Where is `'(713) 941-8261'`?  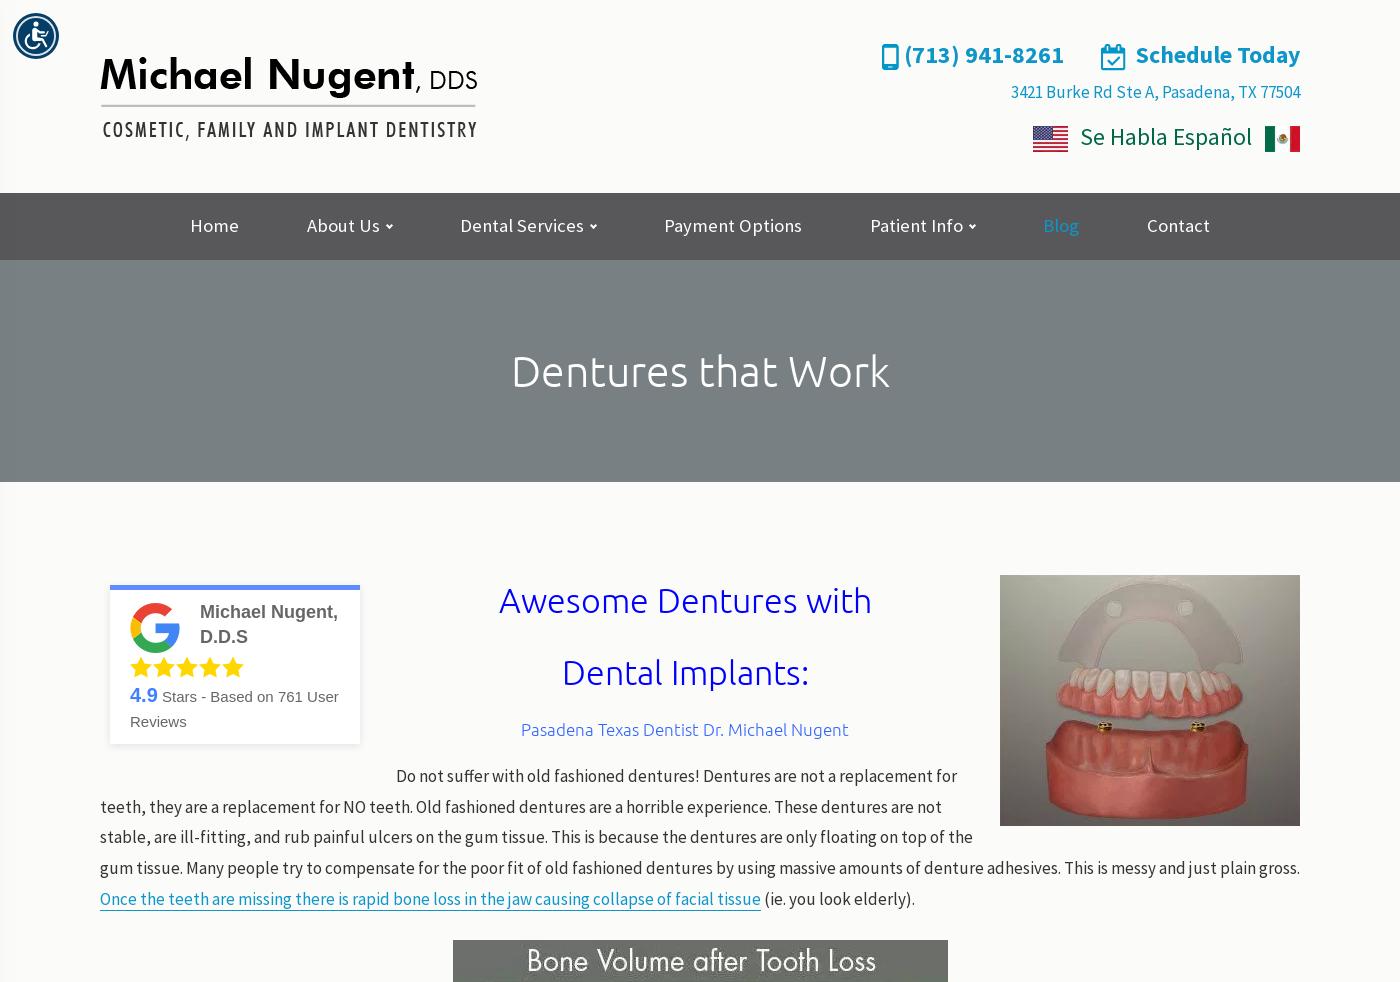
'(713) 941-8261' is located at coordinates (984, 53).